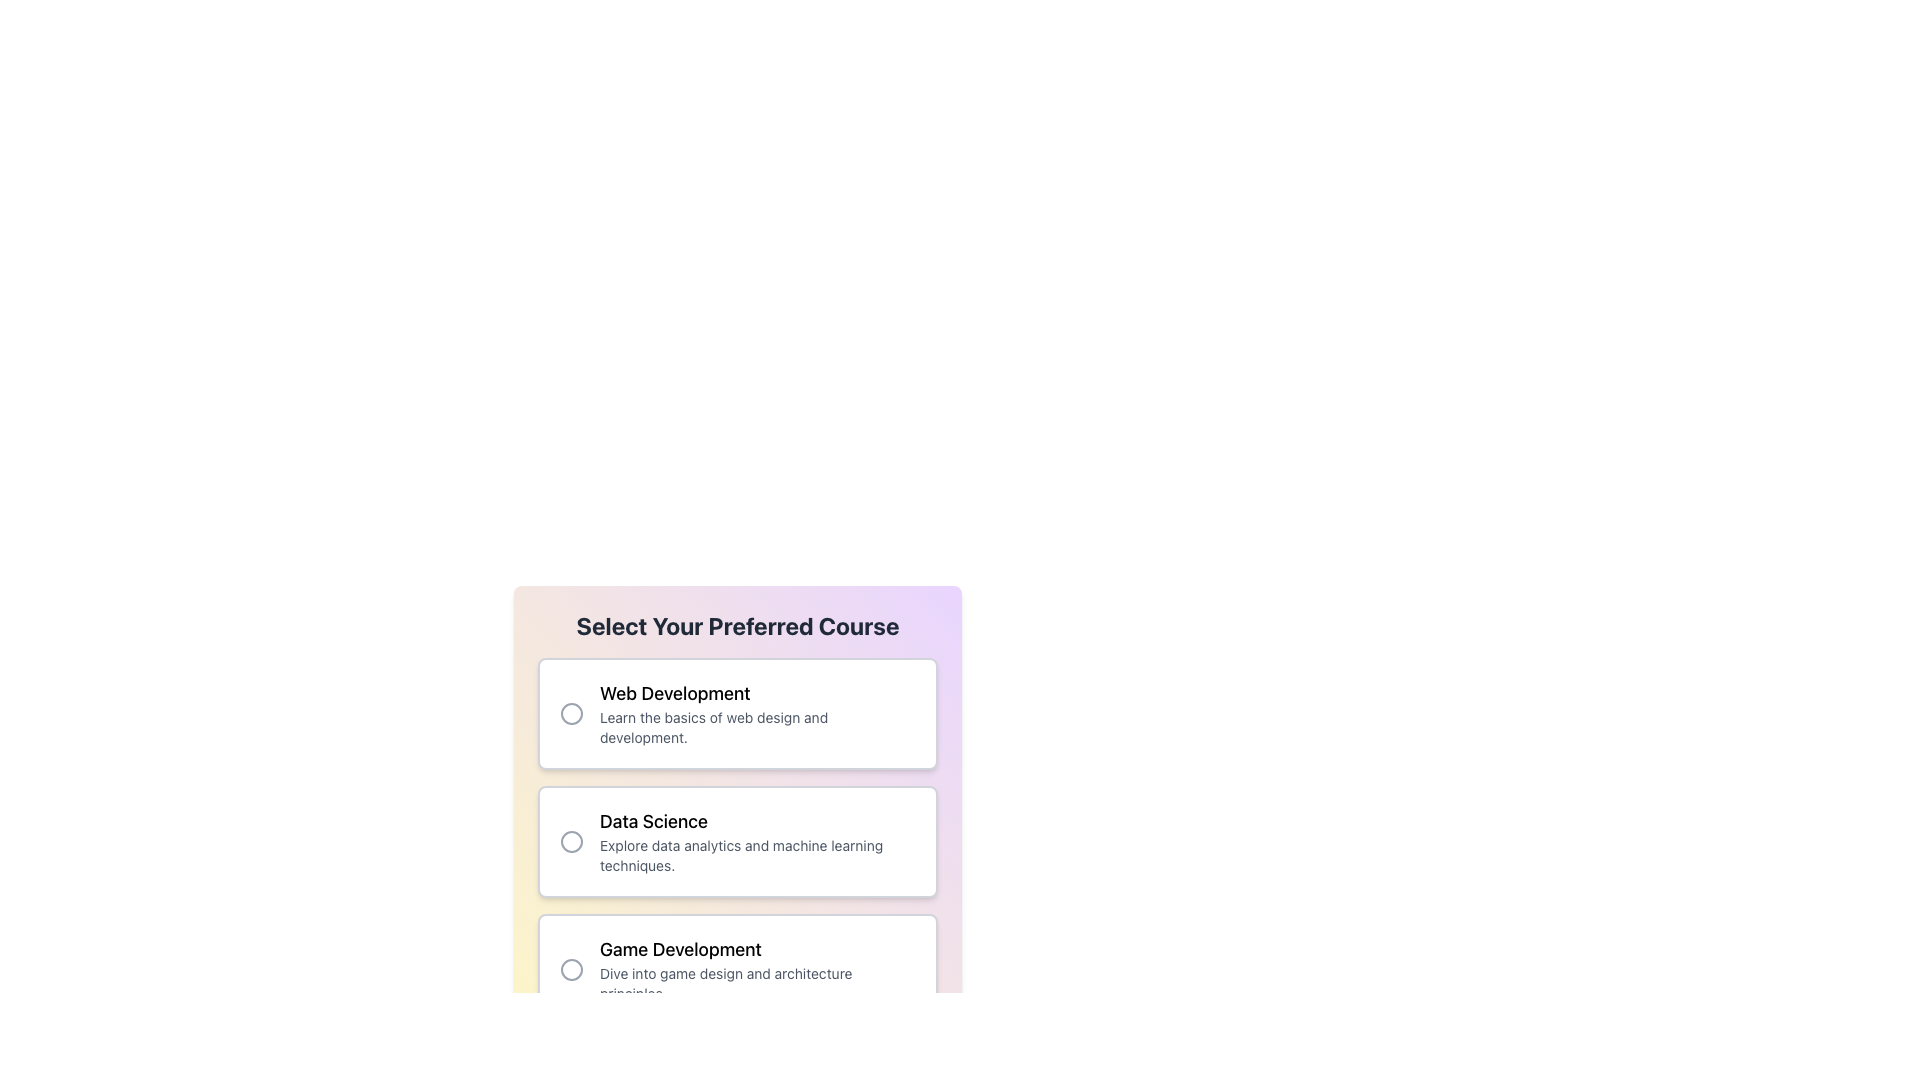  I want to click on text contained in the 'Game Development' course option, which is the third course listed under 'Data Science' in a bordered and rounded rectangular card, so click(757, 968).